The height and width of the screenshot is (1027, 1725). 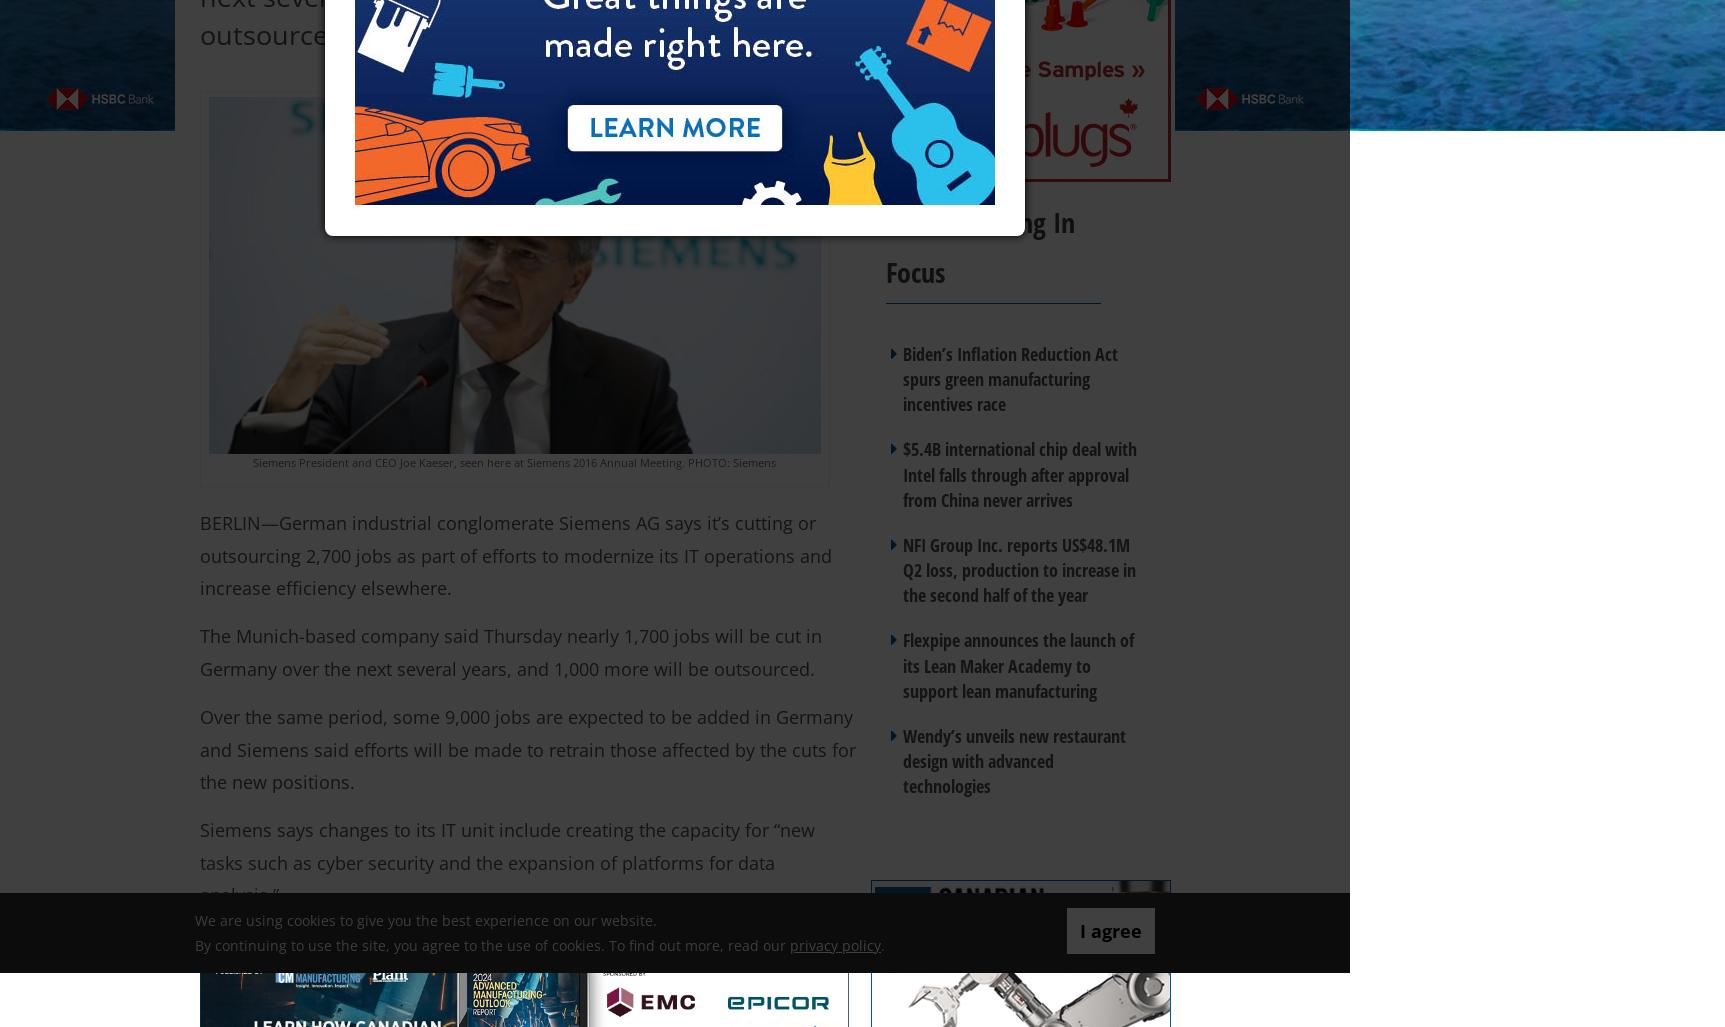 What do you see at coordinates (1017, 663) in the screenshot?
I see `'Flexpipe announces the launch of its Lean Maker Academy to support lean manufacturing'` at bounding box center [1017, 663].